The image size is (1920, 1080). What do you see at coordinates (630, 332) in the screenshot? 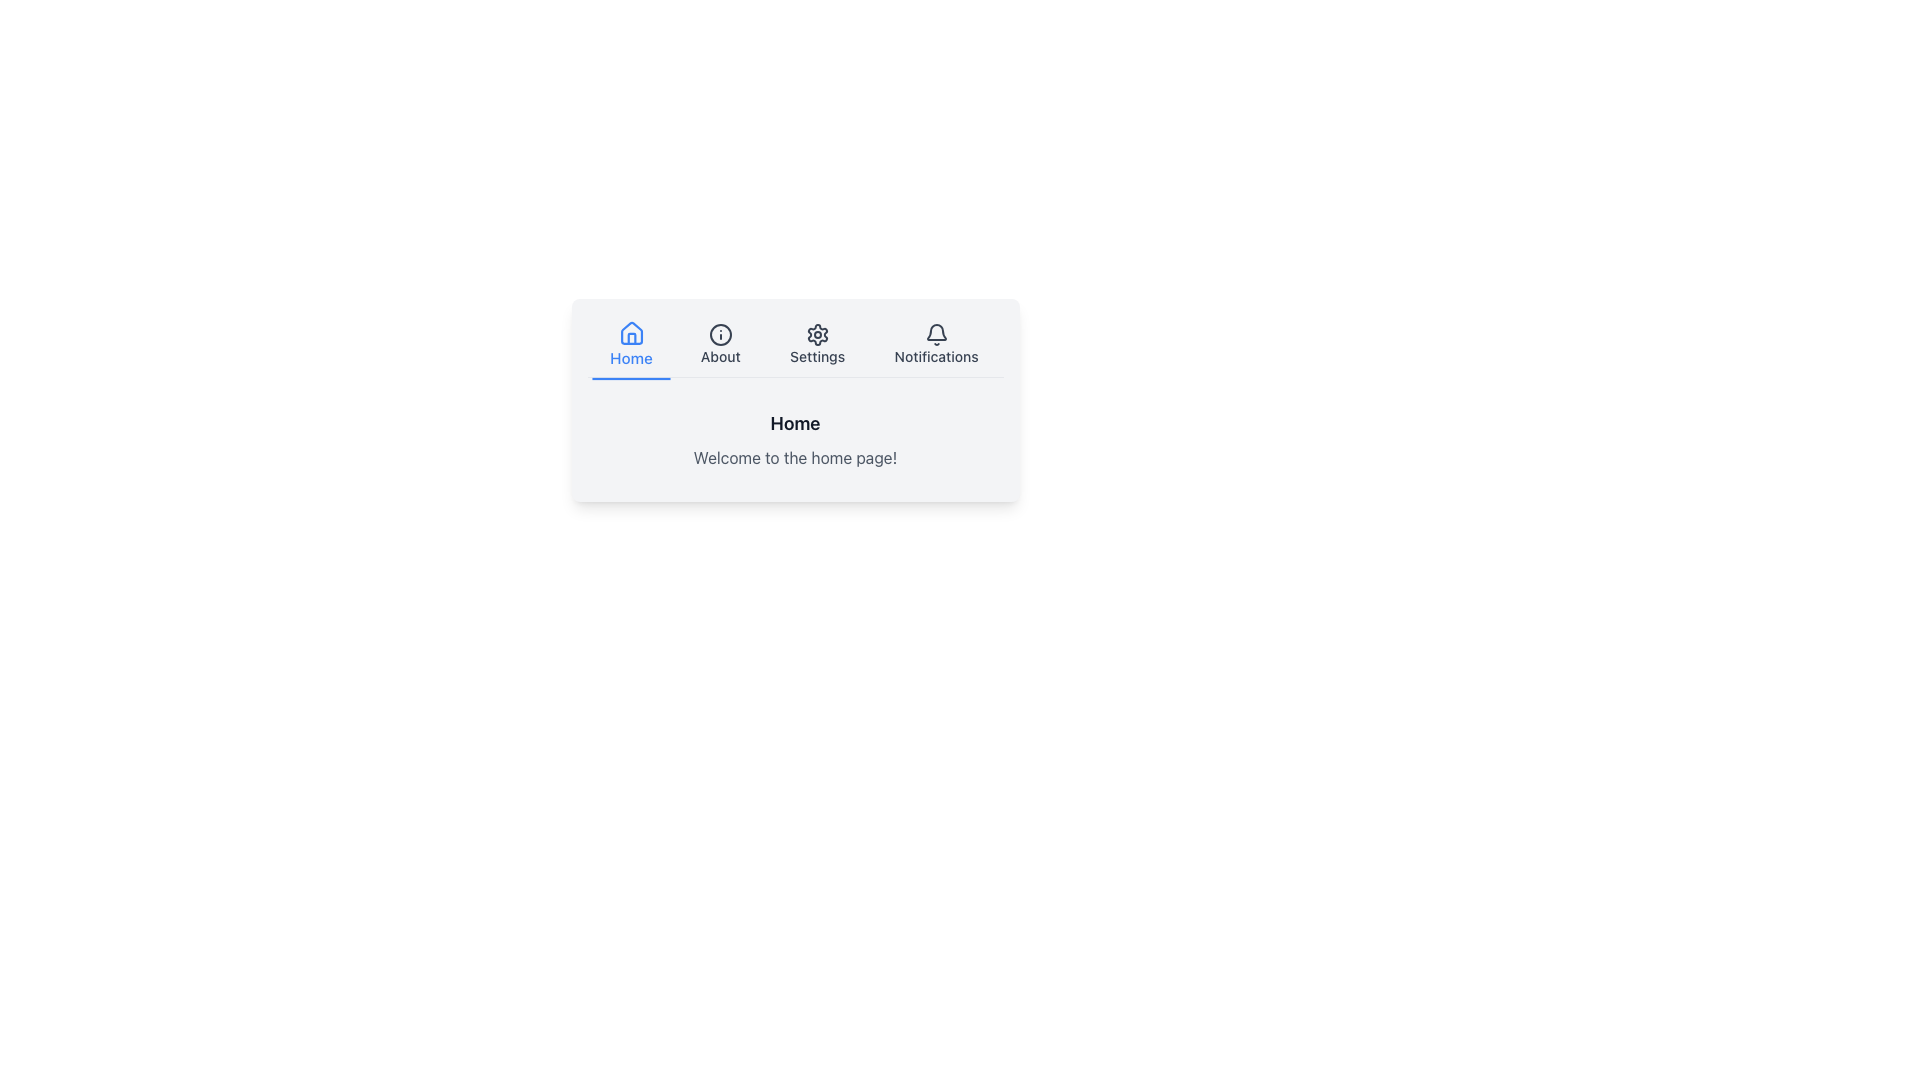
I see `the 'Home' button icon in the navigation menu, which visually represents the concept of 'Home'` at bounding box center [630, 332].